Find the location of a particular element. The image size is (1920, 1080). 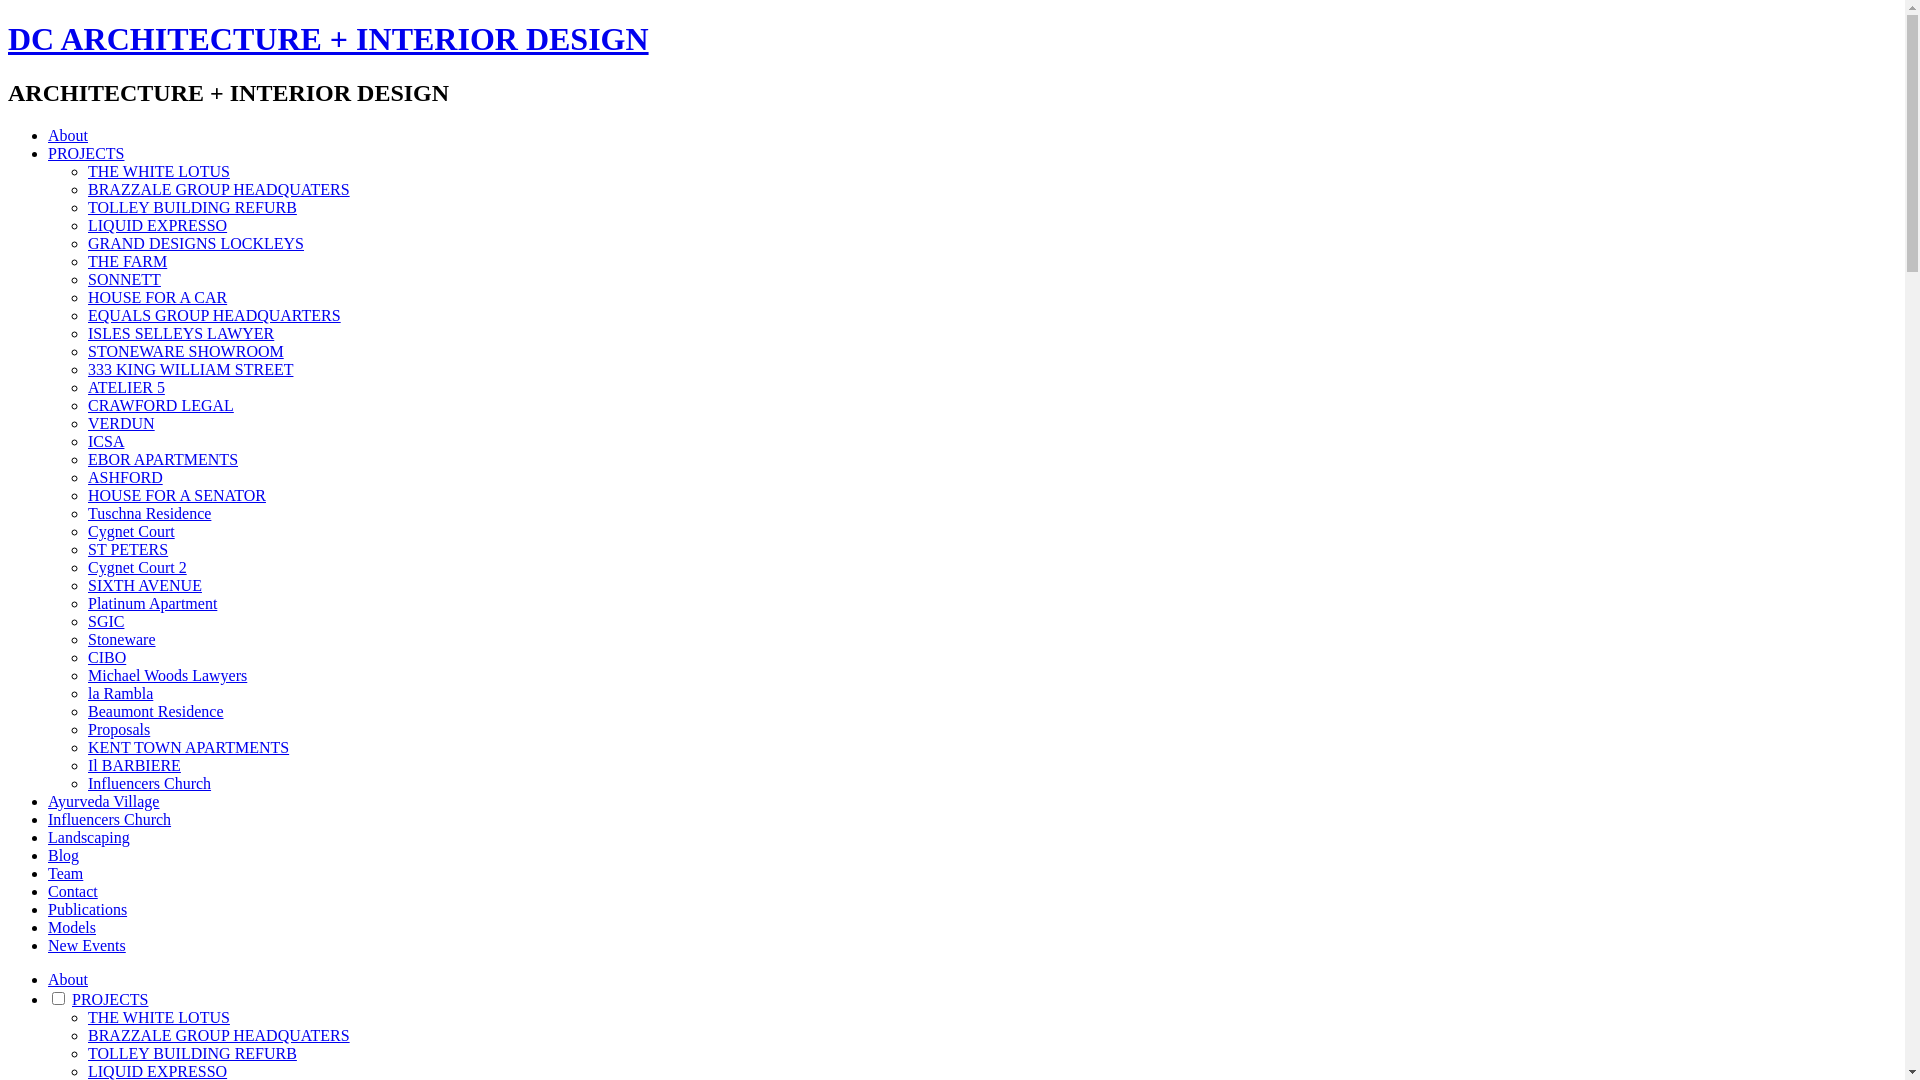

'STONEWARE SHOWROOM' is located at coordinates (186, 350).